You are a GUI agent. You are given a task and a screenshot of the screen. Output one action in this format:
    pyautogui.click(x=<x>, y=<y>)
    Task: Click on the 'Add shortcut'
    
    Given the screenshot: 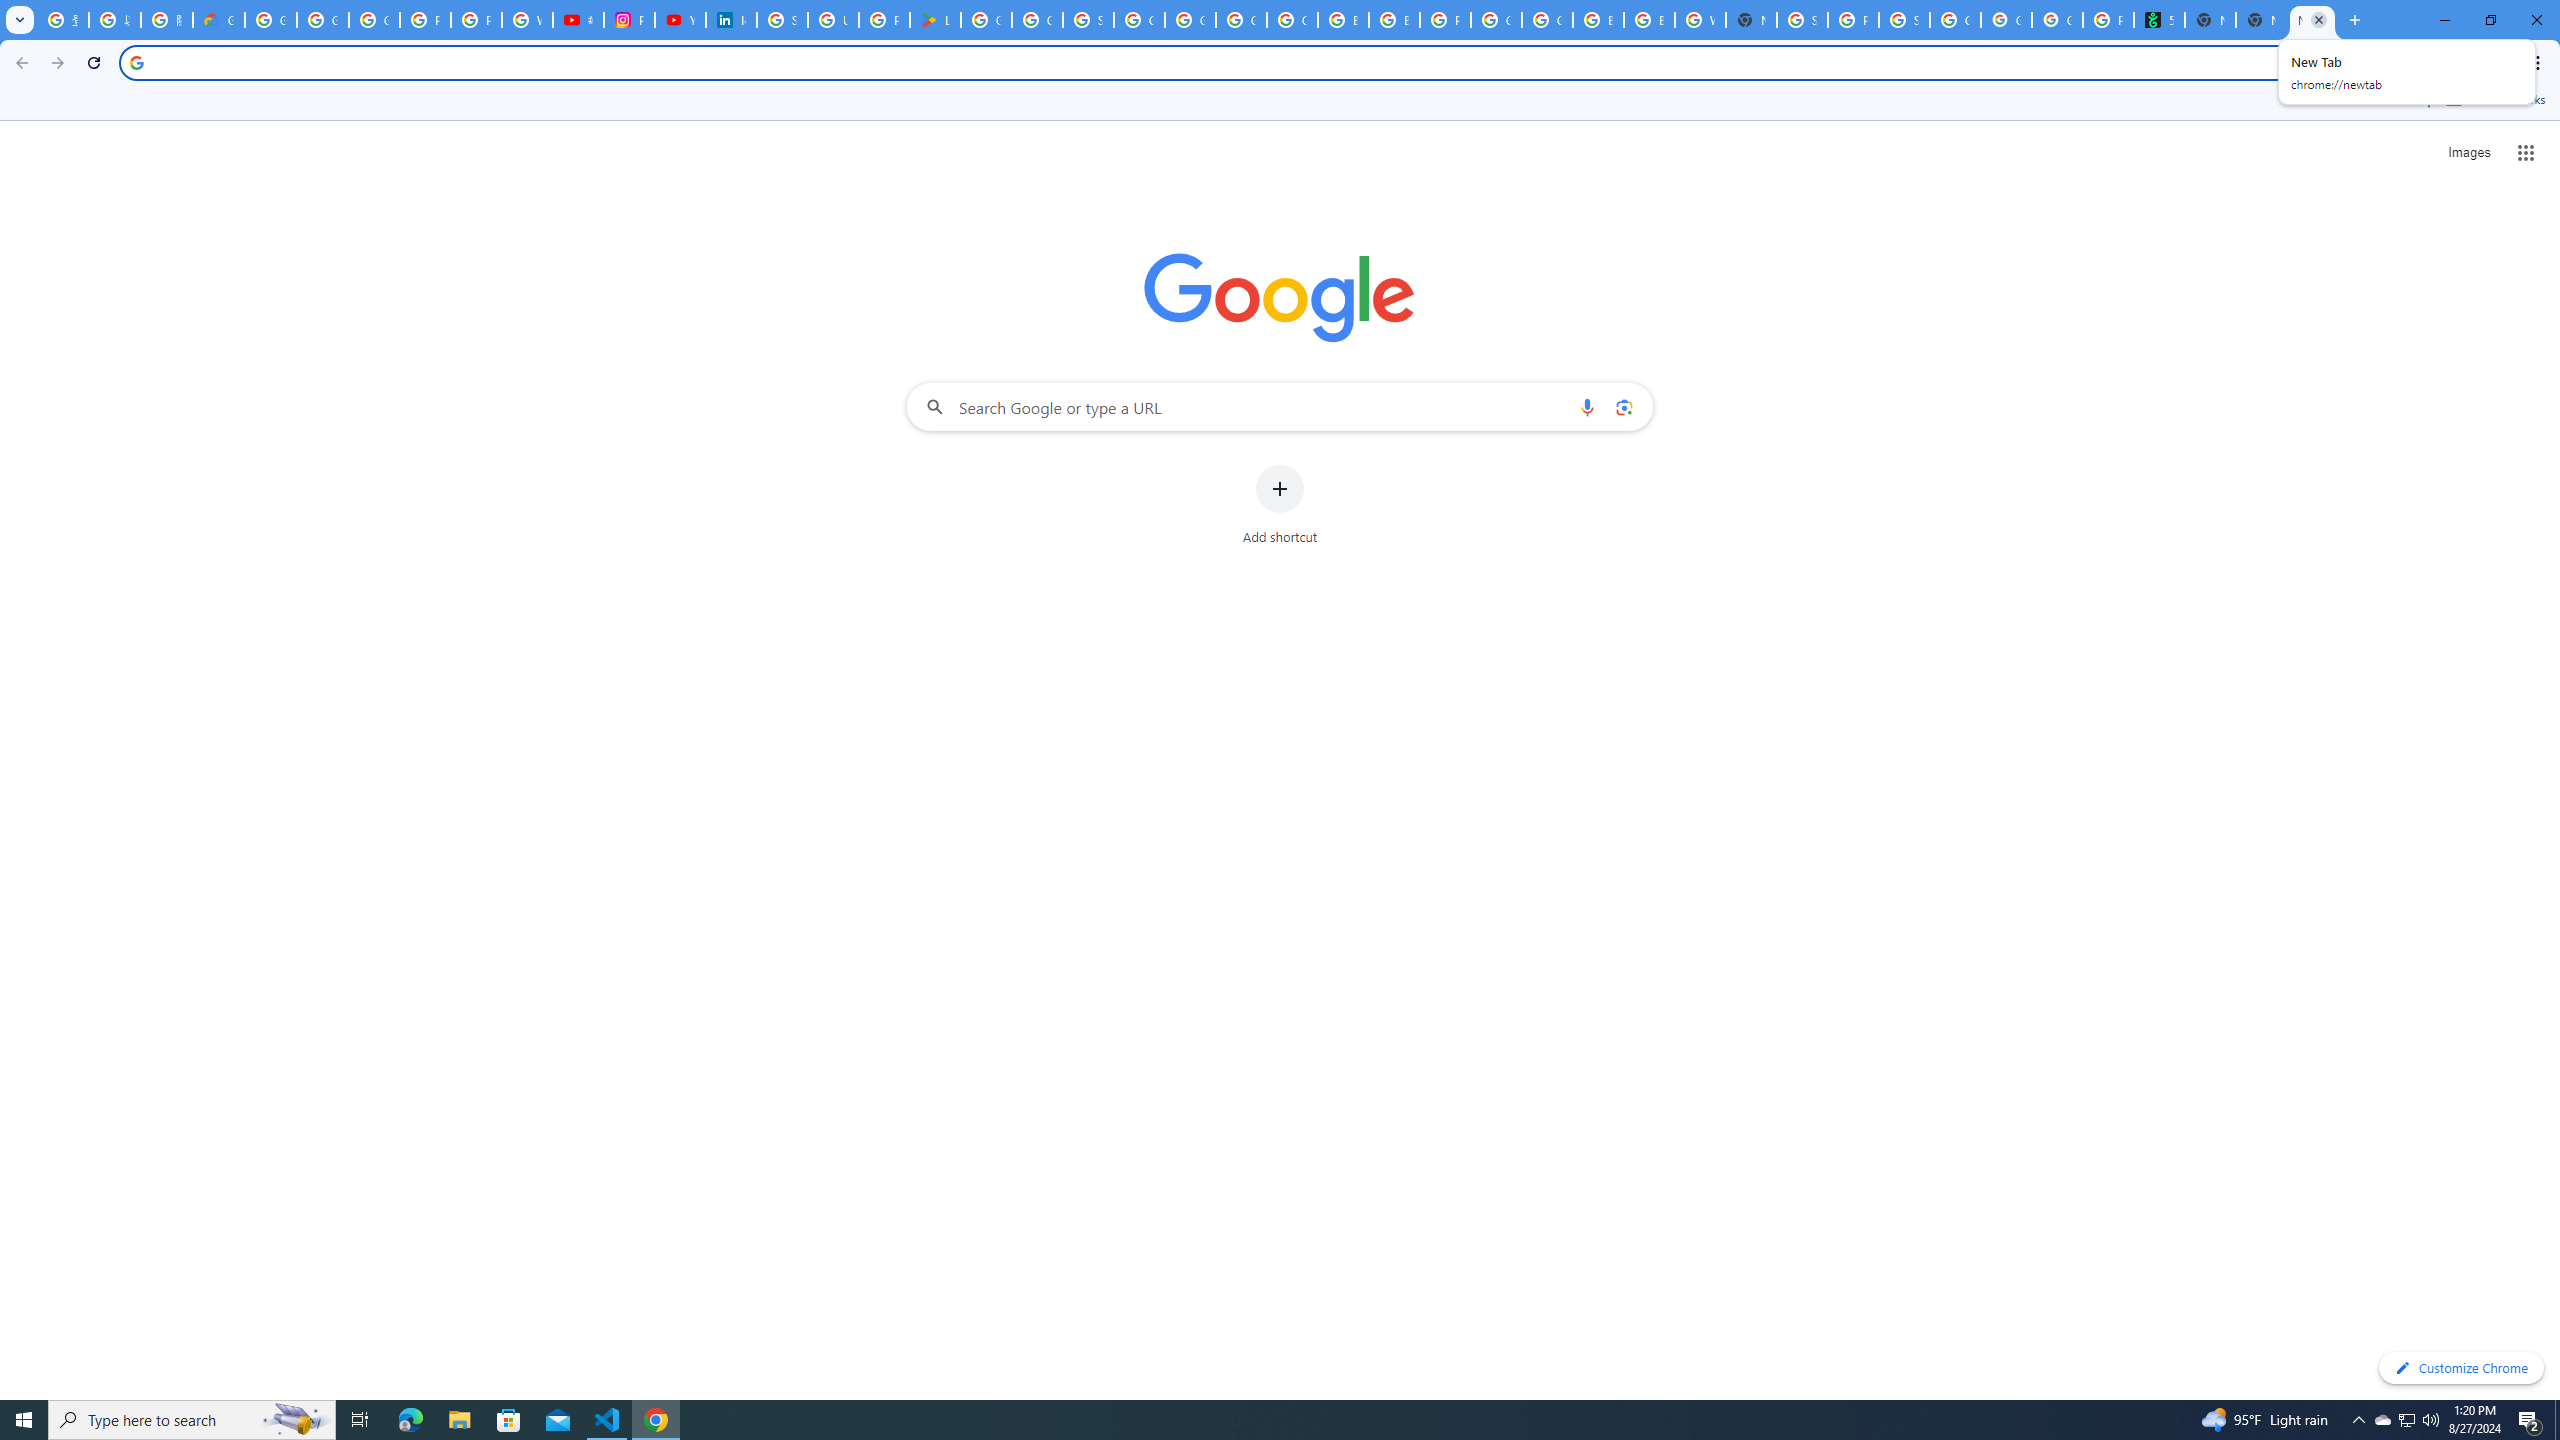 What is the action you would take?
    pyautogui.click(x=1280, y=505)
    